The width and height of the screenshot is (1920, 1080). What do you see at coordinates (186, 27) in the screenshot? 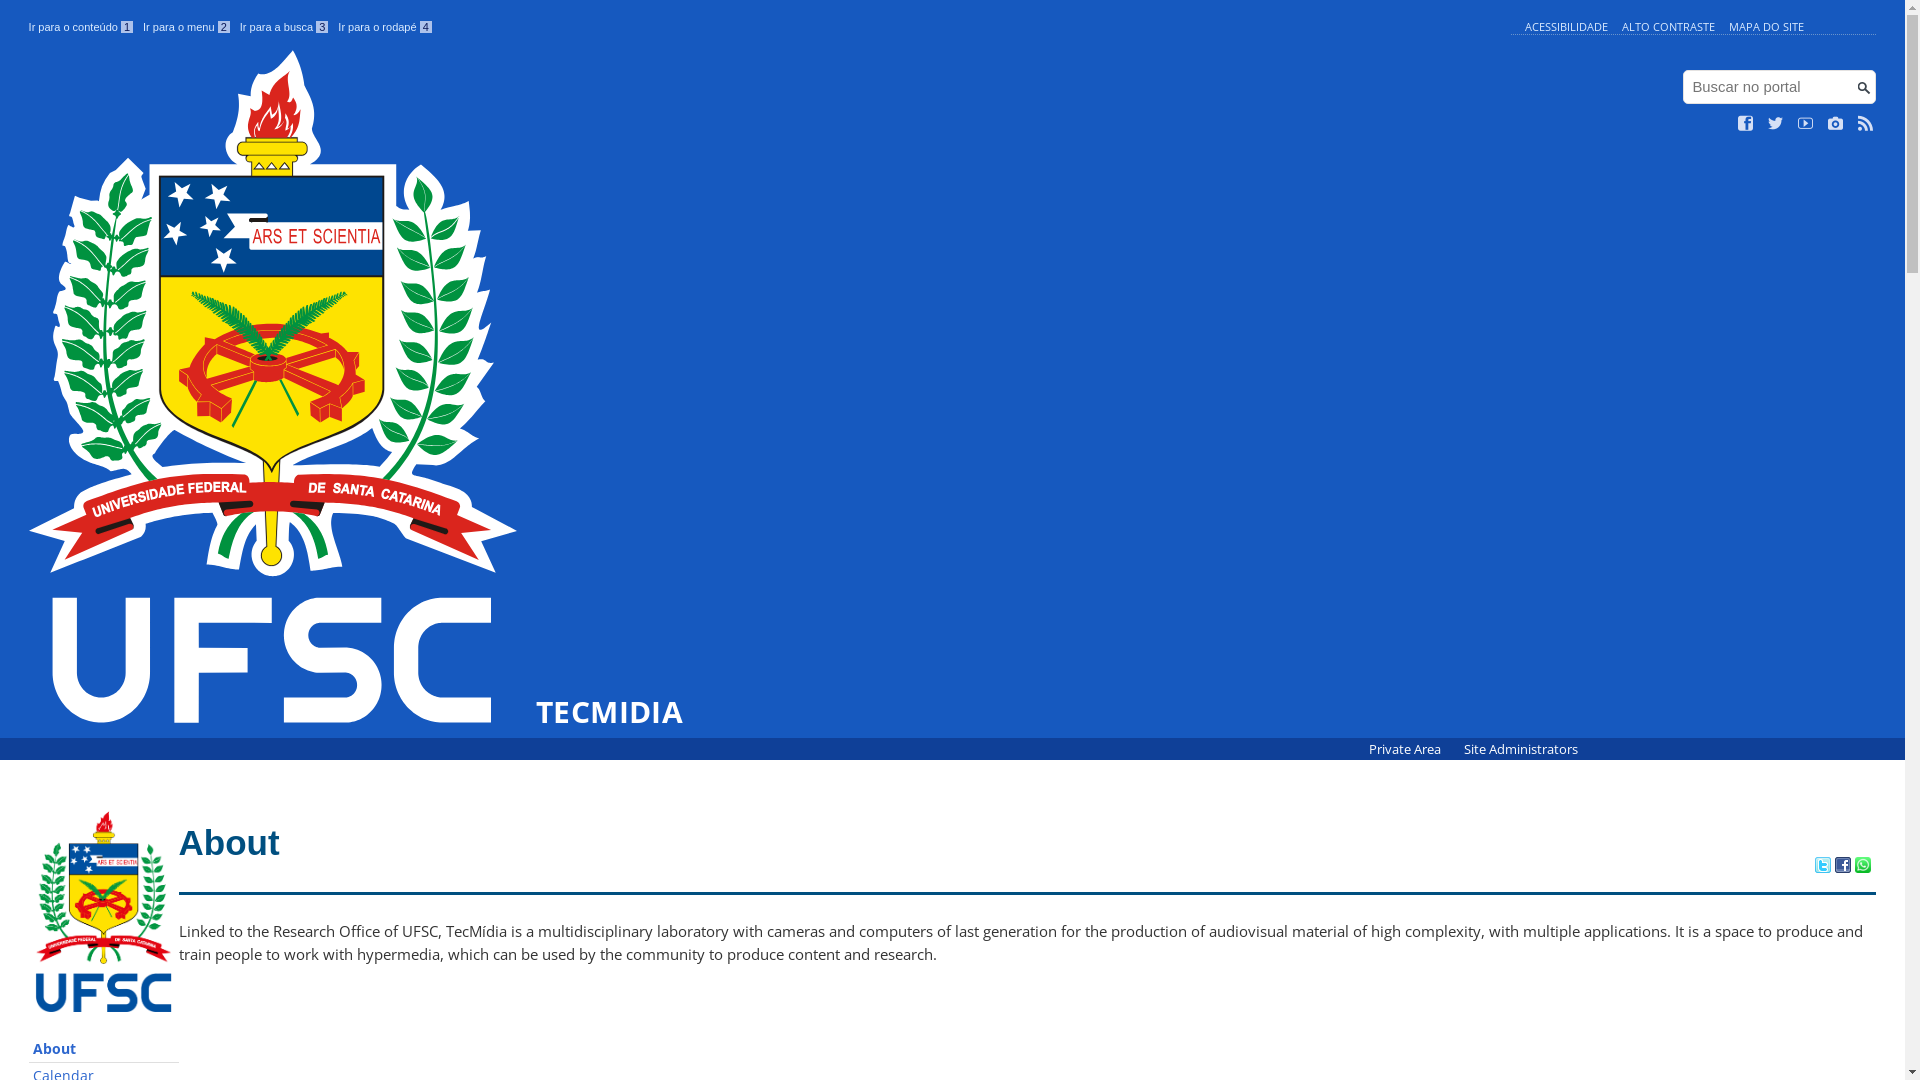
I see `'Ir para o menu 2'` at bounding box center [186, 27].